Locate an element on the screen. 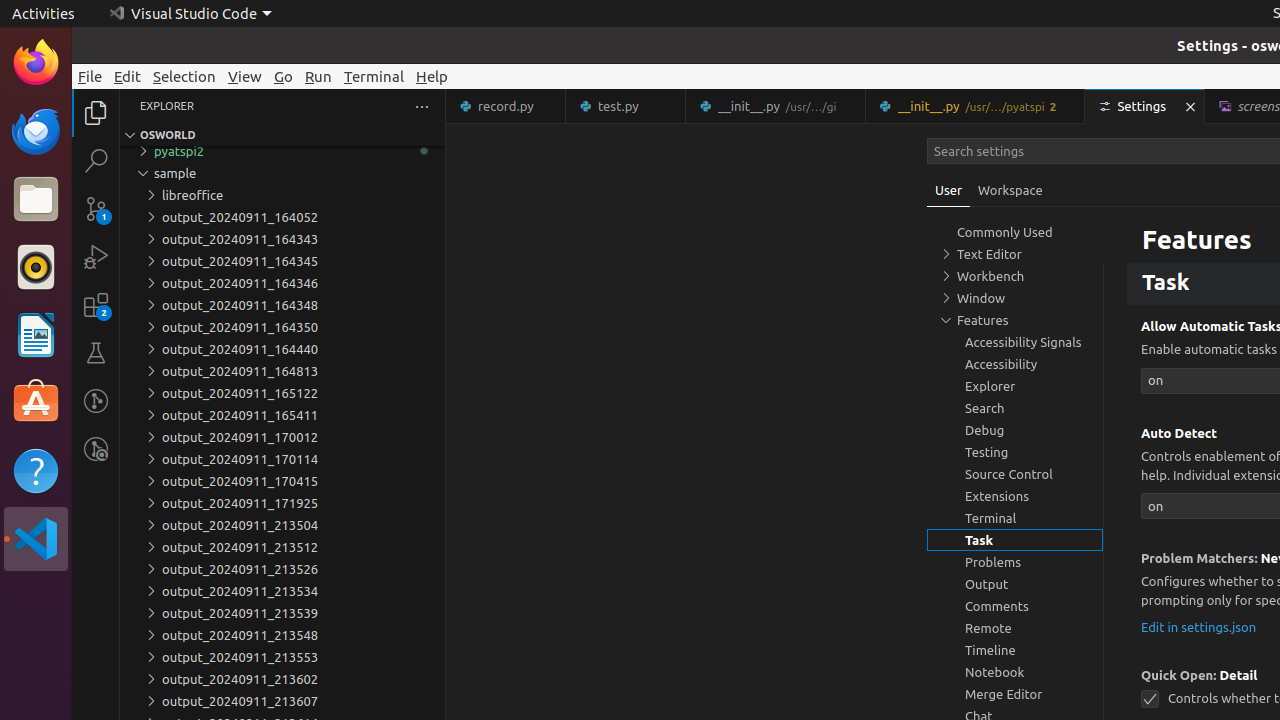  'Text Editor, group' is located at coordinates (1015, 253).